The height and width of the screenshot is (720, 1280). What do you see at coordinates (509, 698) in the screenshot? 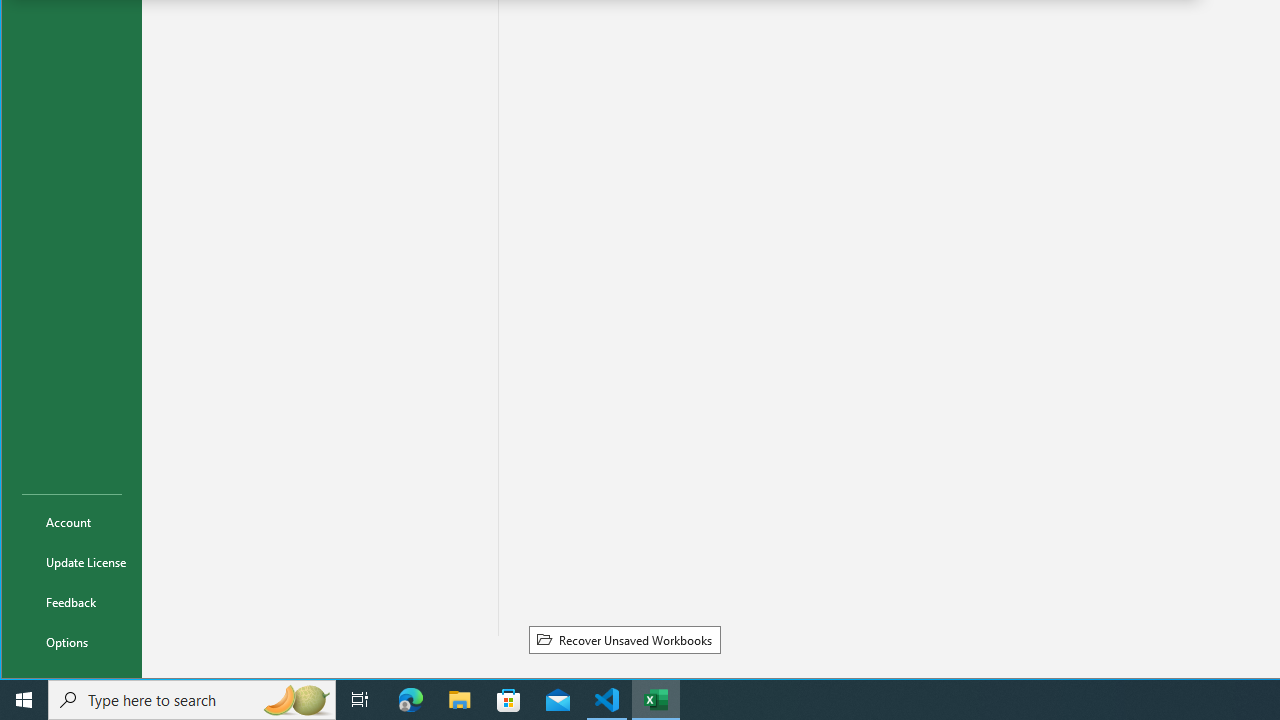
I see `'Microsoft Store'` at bounding box center [509, 698].